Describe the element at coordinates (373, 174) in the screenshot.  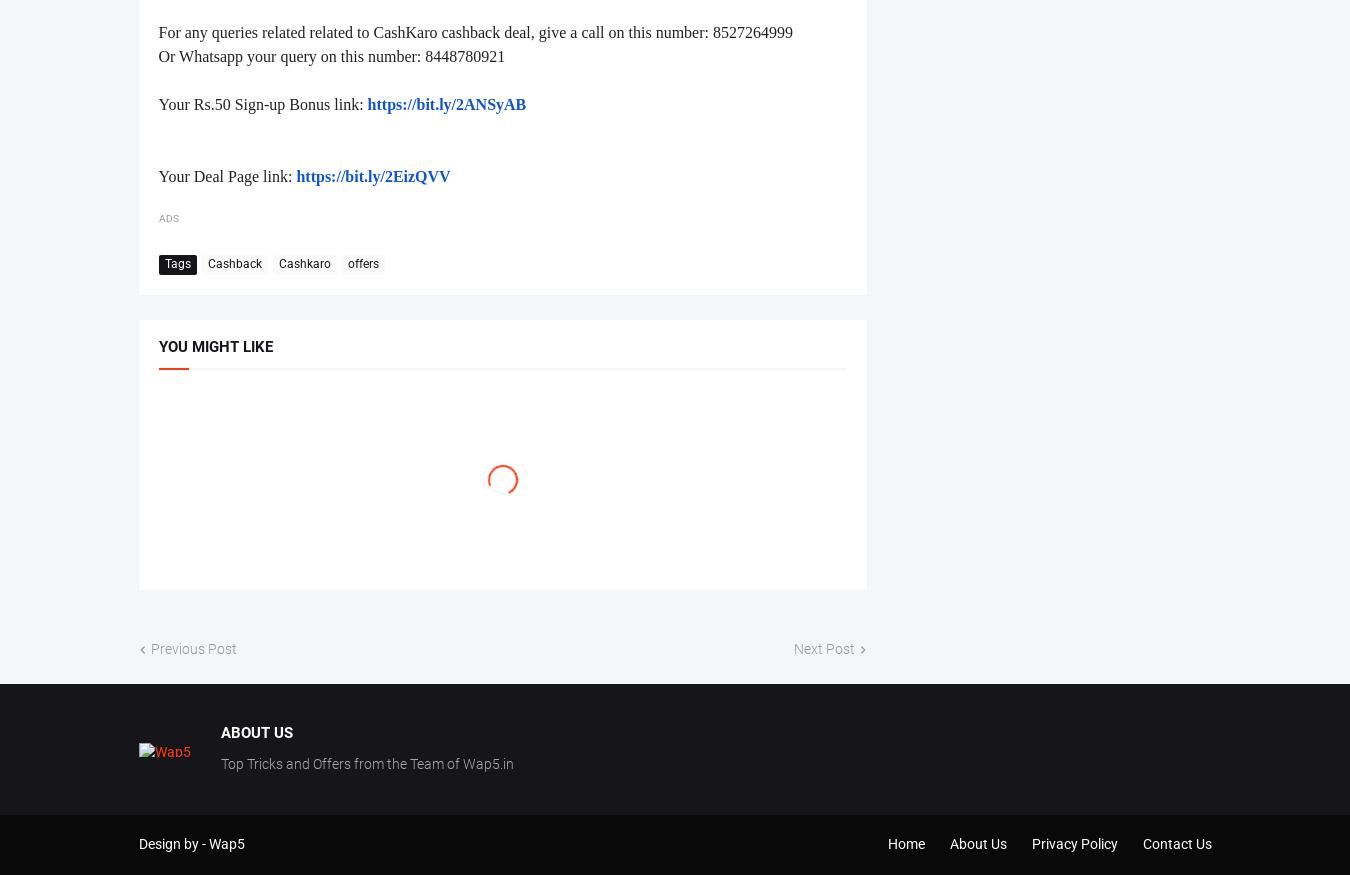
I see `'https://bit.ly/2EizQVV'` at that location.